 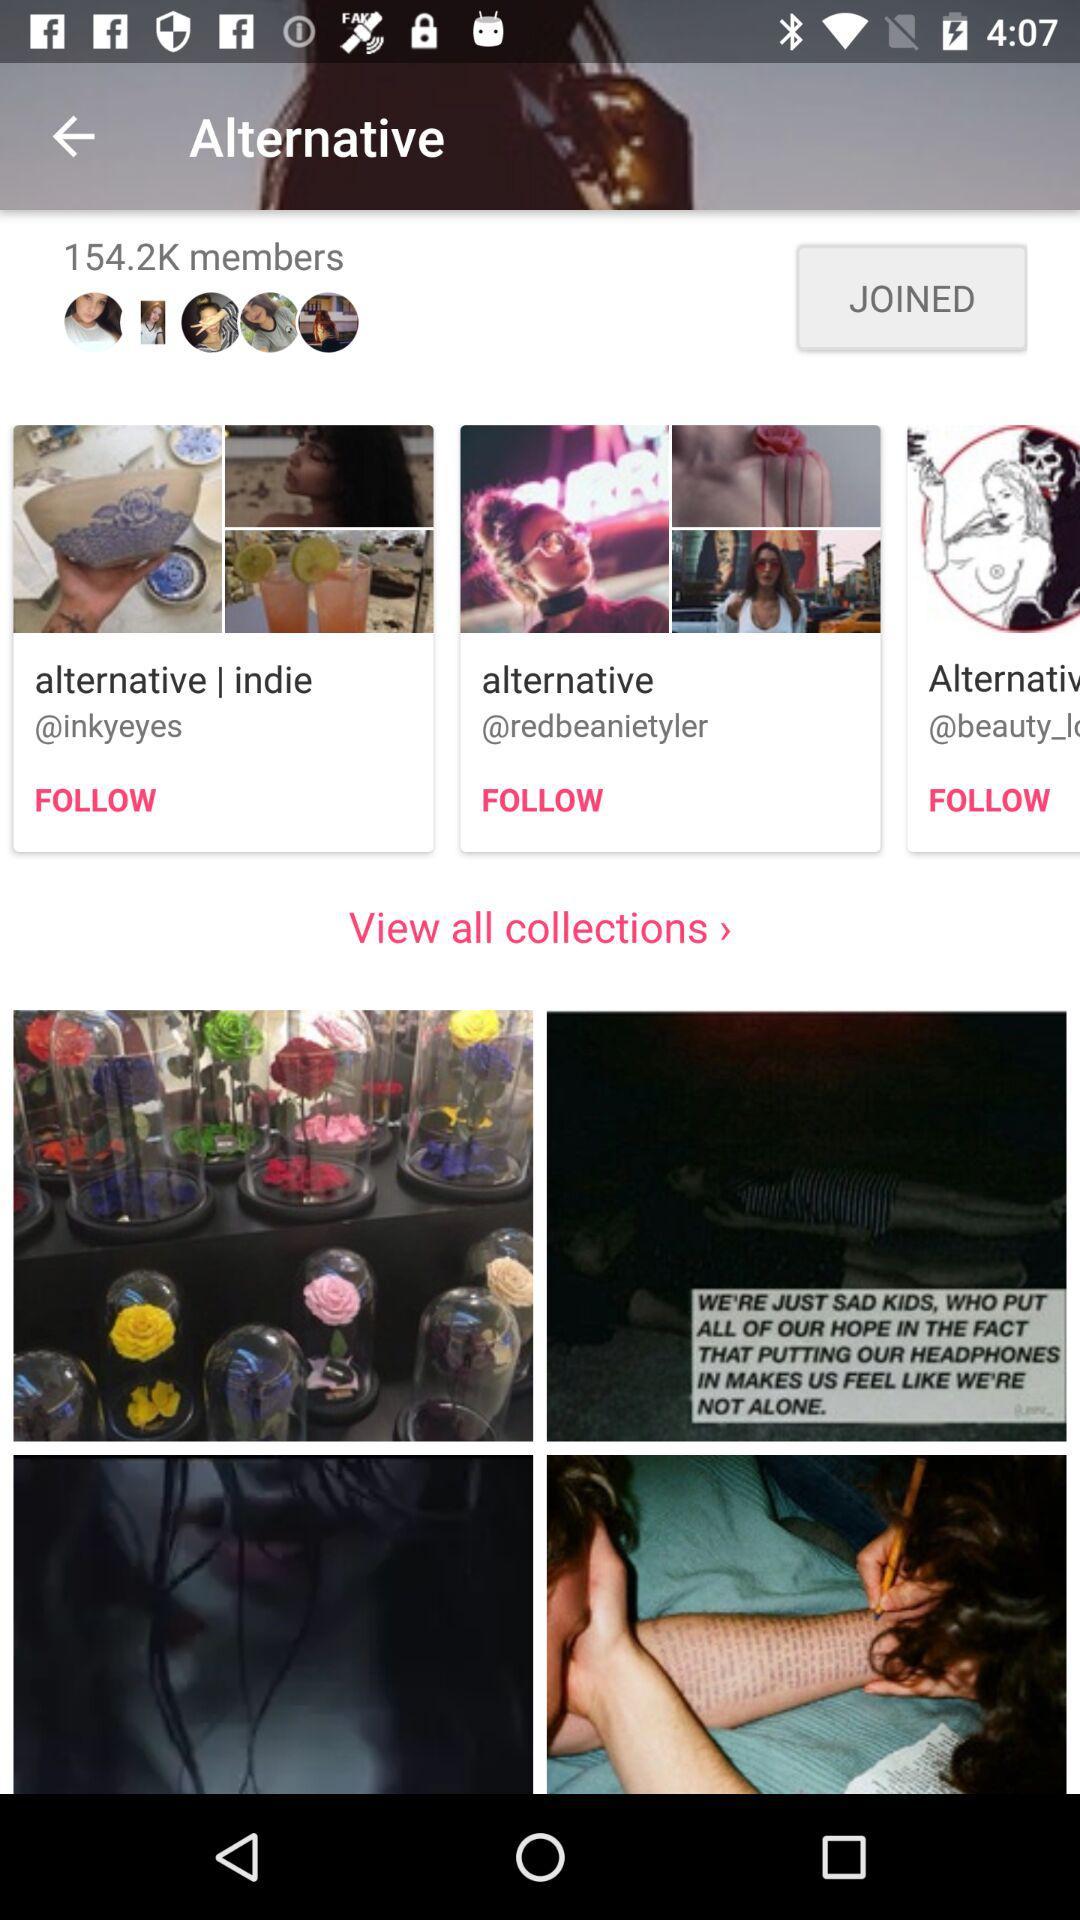 I want to click on the icon below the follow, so click(x=540, y=925).